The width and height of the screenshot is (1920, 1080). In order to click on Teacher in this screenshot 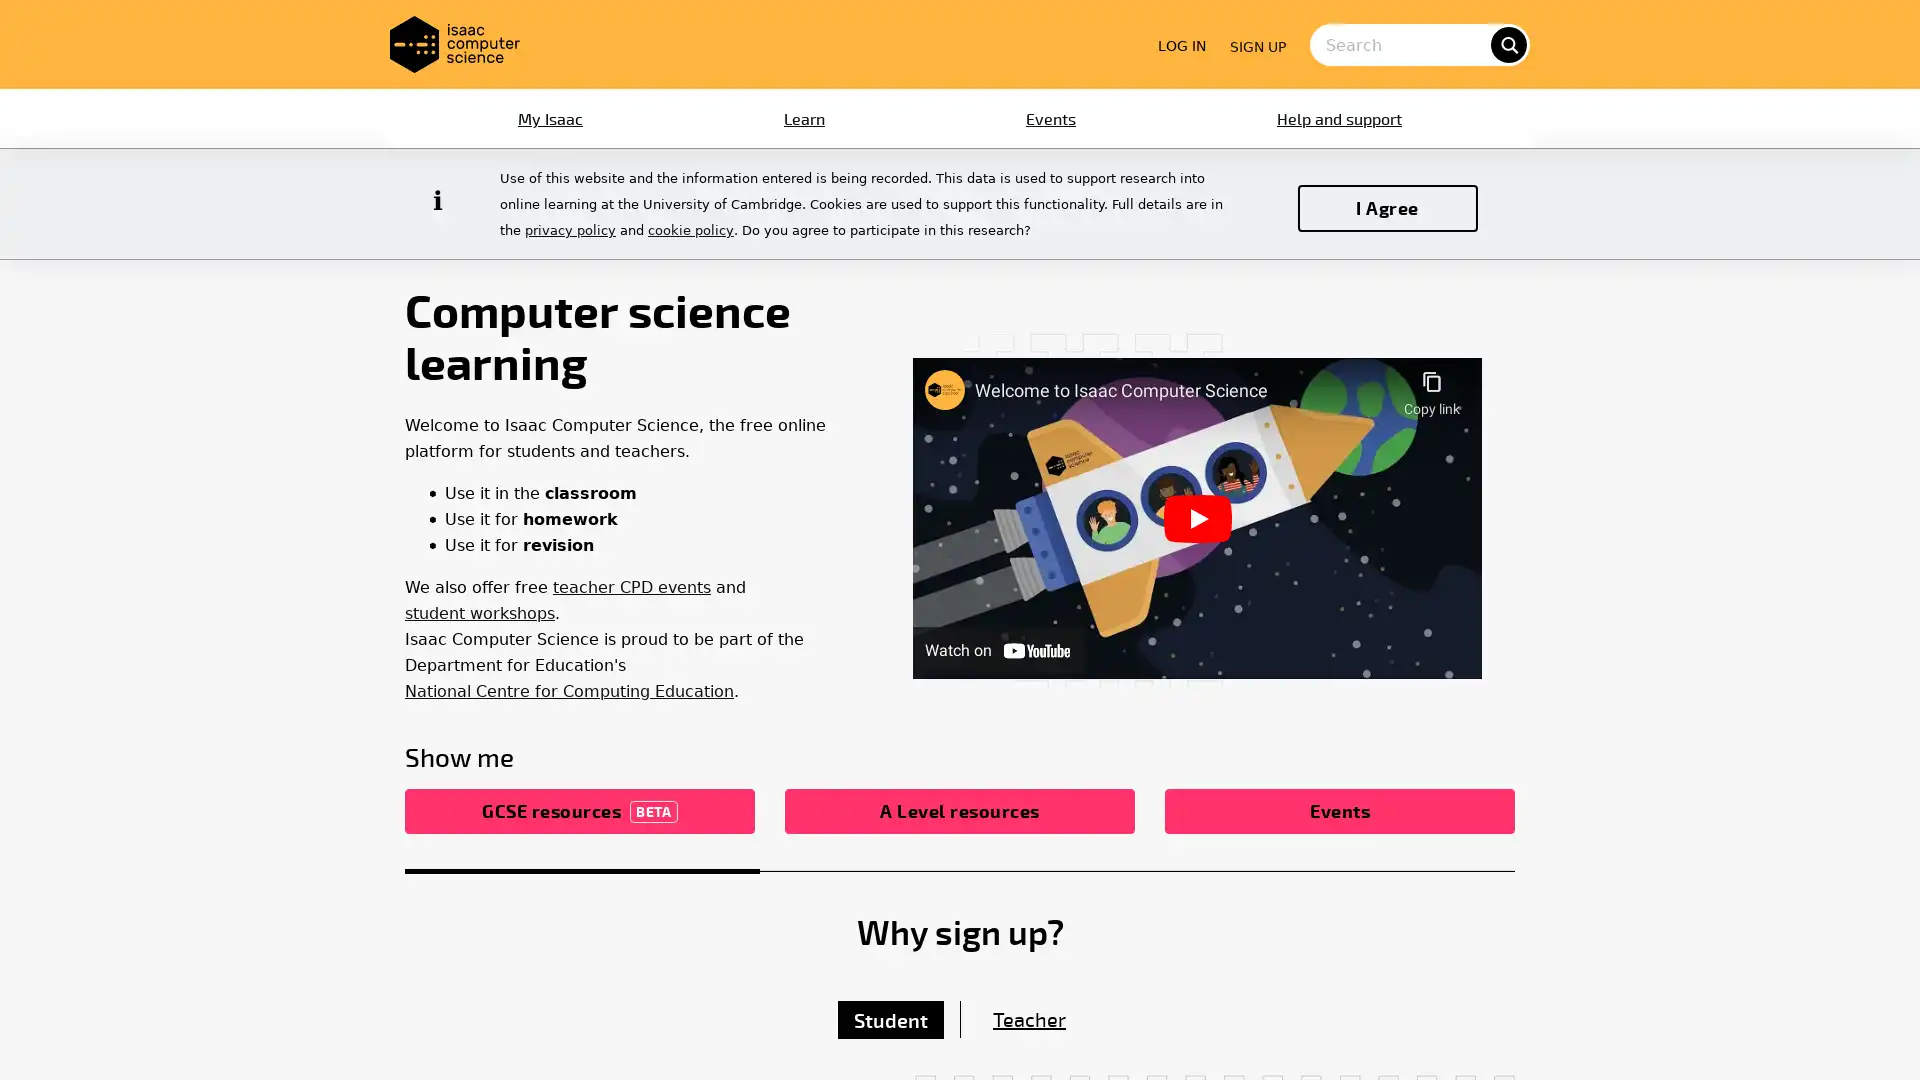, I will do `click(1029, 1018)`.